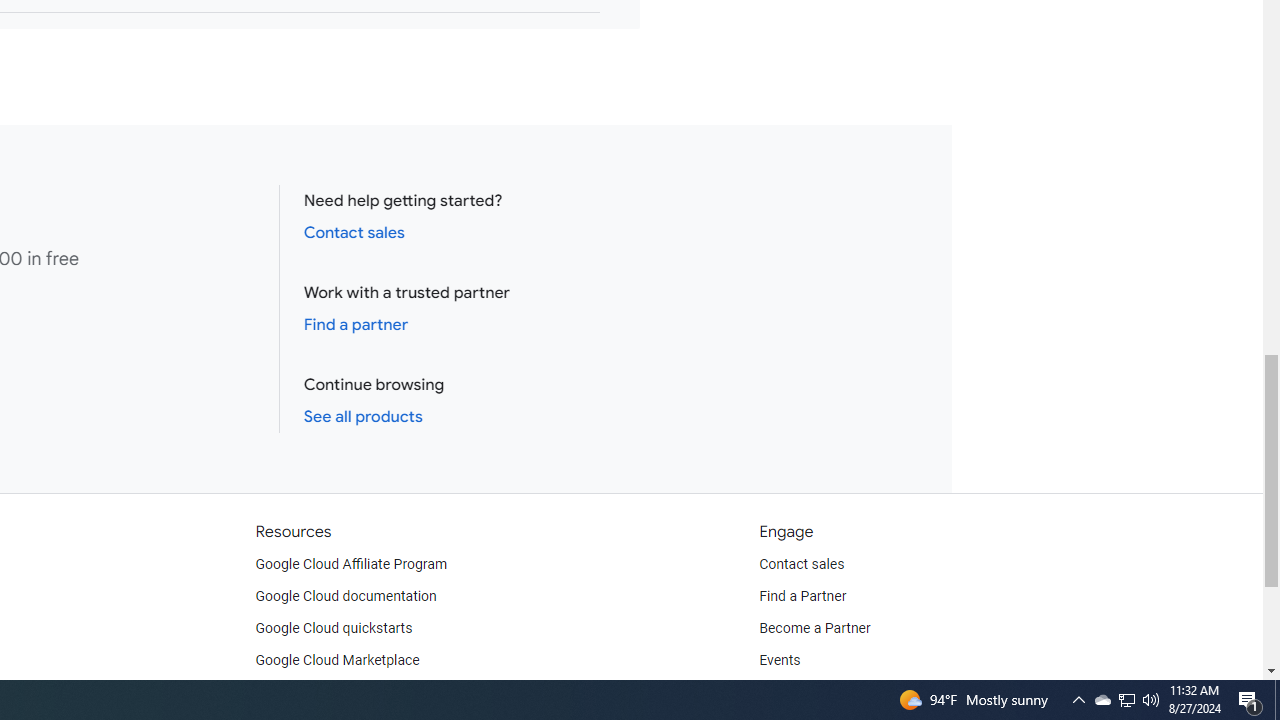 This screenshot has width=1280, height=720. What do you see at coordinates (345, 595) in the screenshot?
I see `'Google Cloud documentation'` at bounding box center [345, 595].